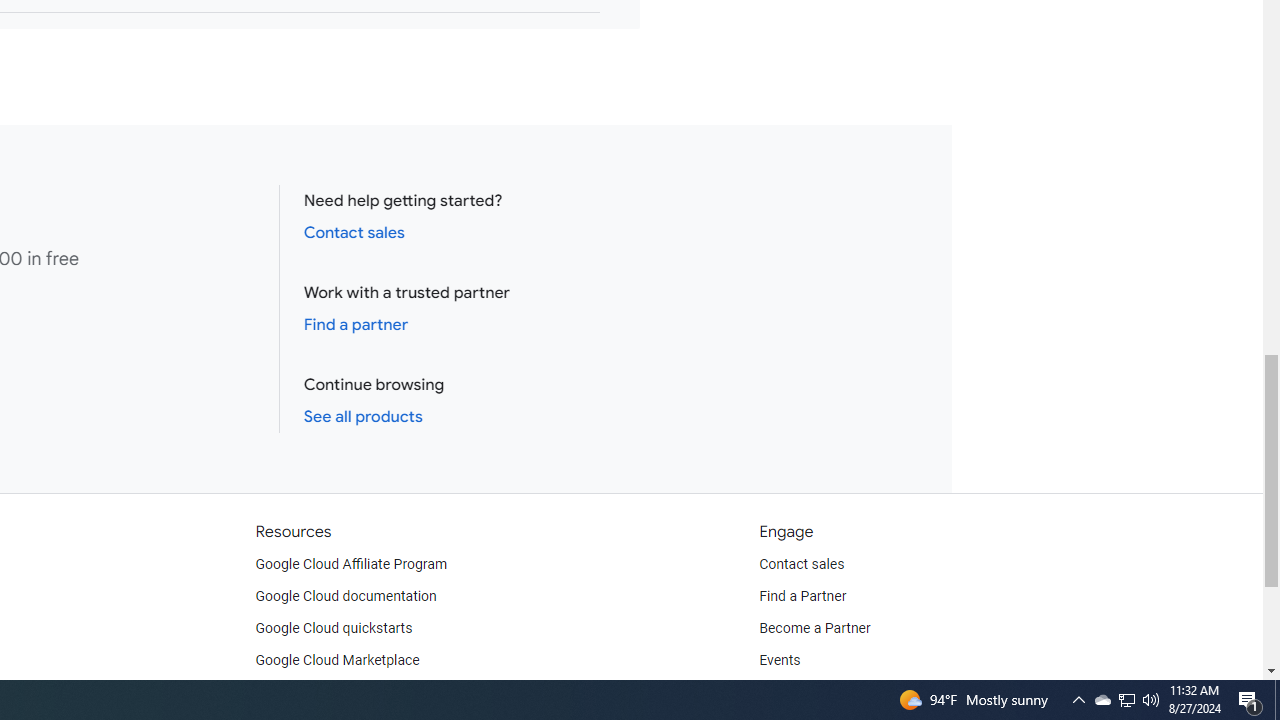 This screenshot has width=1280, height=720. What do you see at coordinates (345, 595) in the screenshot?
I see `'Google Cloud documentation'` at bounding box center [345, 595].